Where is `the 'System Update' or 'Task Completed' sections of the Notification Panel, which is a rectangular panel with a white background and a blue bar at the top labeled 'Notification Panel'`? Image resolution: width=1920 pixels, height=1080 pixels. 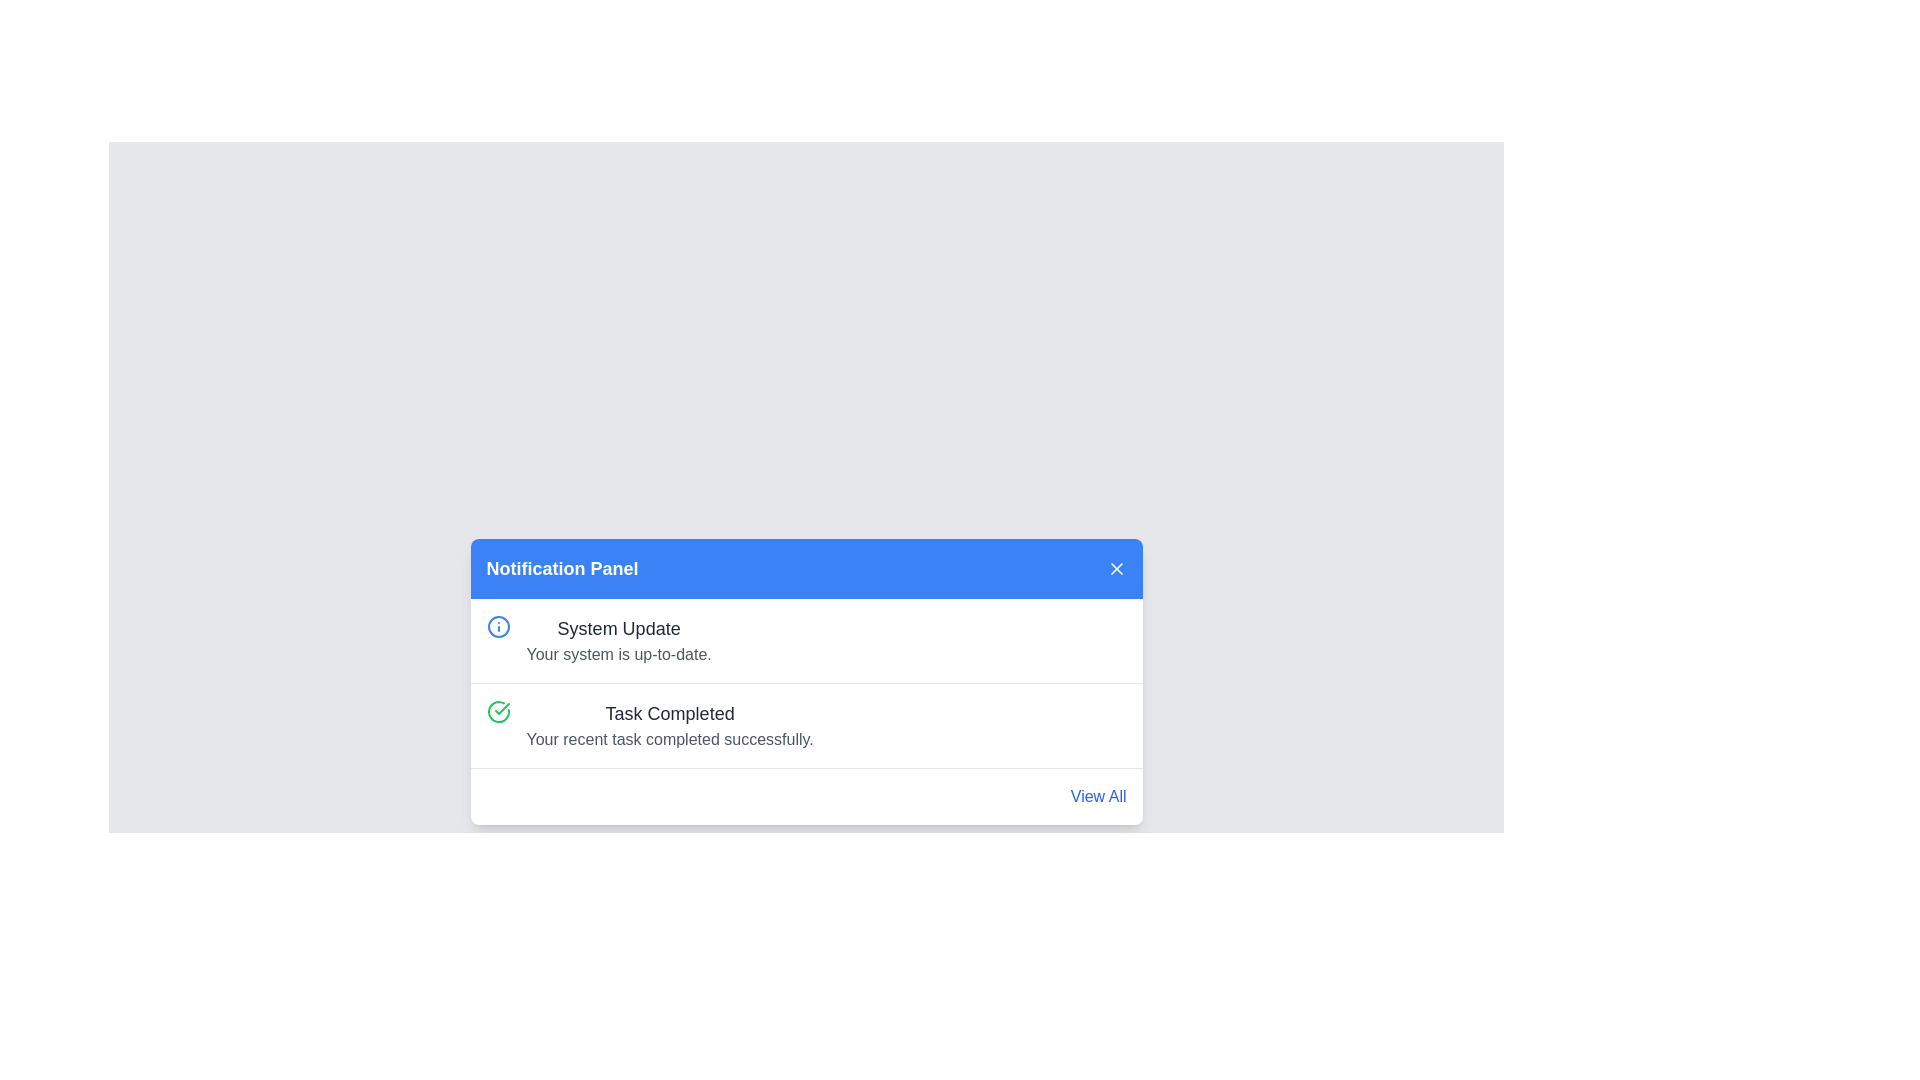 the 'System Update' or 'Task Completed' sections of the Notification Panel, which is a rectangular panel with a white background and a blue bar at the top labeled 'Notification Panel' is located at coordinates (806, 681).